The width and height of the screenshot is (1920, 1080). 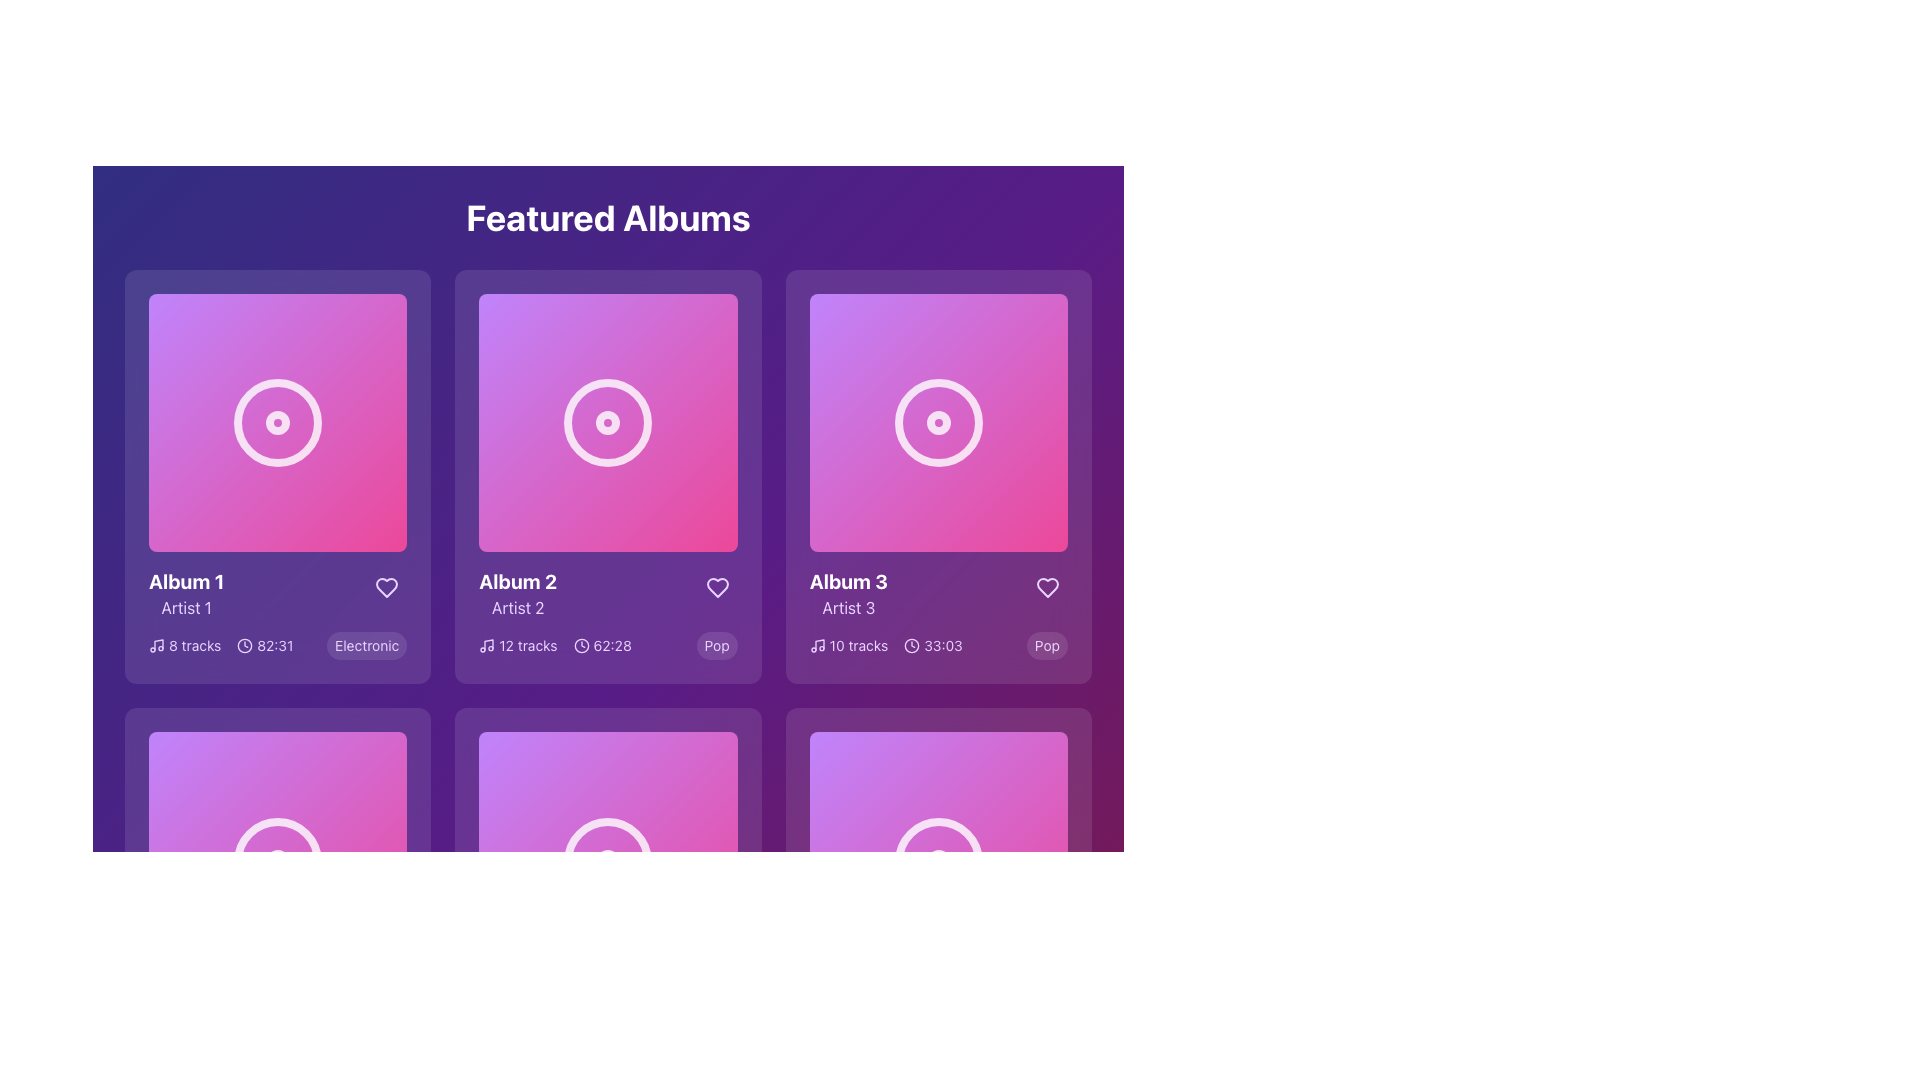 I want to click on the circular outline of the album icon, which is part of a larger disc icon, located in the center of the lower-right grid item, so click(x=937, y=860).